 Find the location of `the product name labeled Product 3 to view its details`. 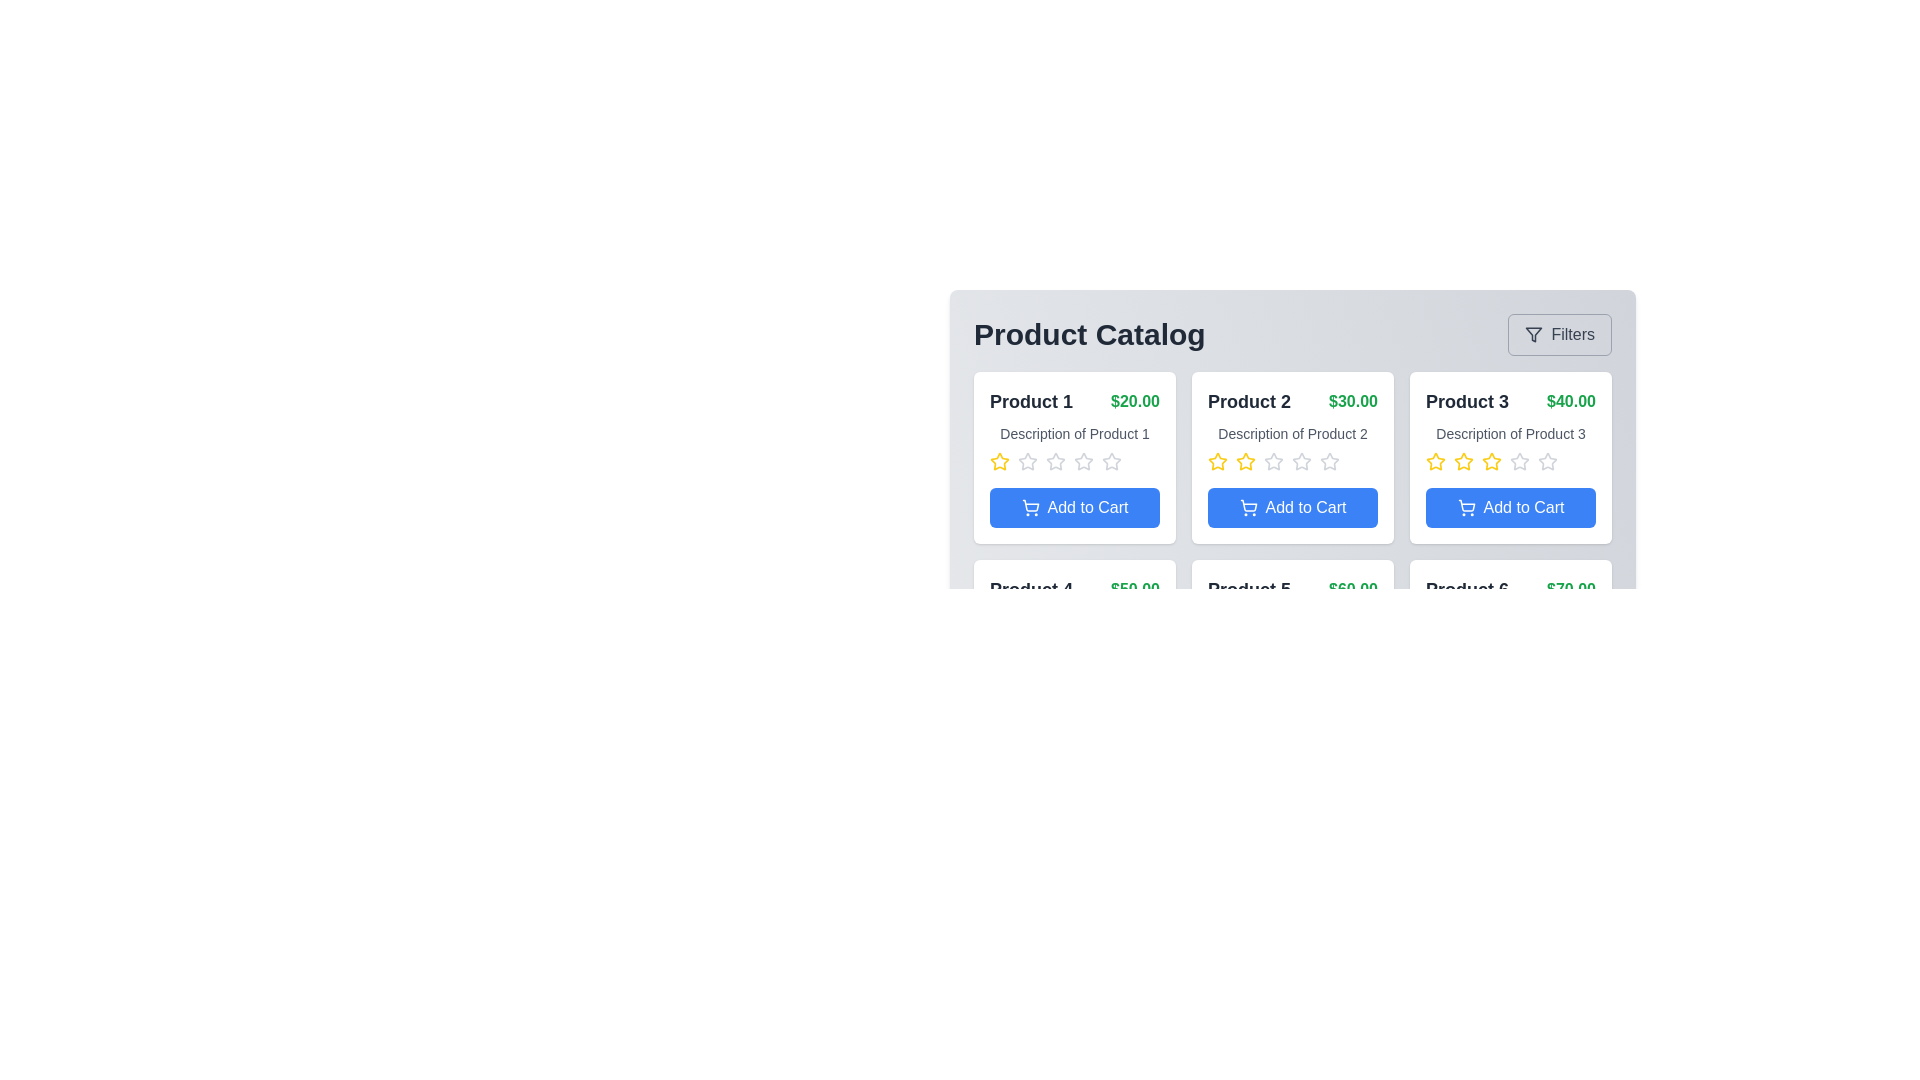

the product name labeled Product 3 to view its details is located at coordinates (1467, 401).